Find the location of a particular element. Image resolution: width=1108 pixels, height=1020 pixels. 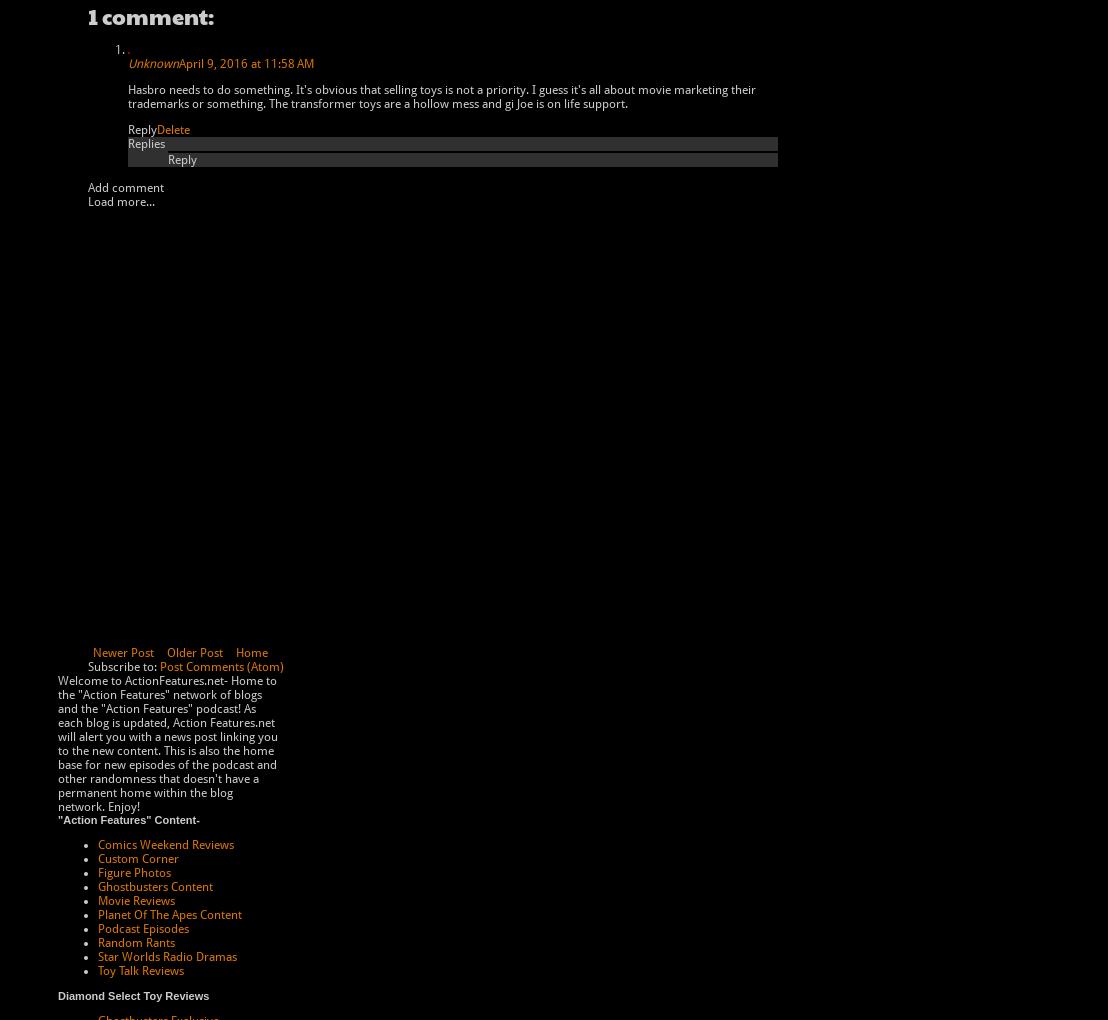

'Home' is located at coordinates (250, 653).